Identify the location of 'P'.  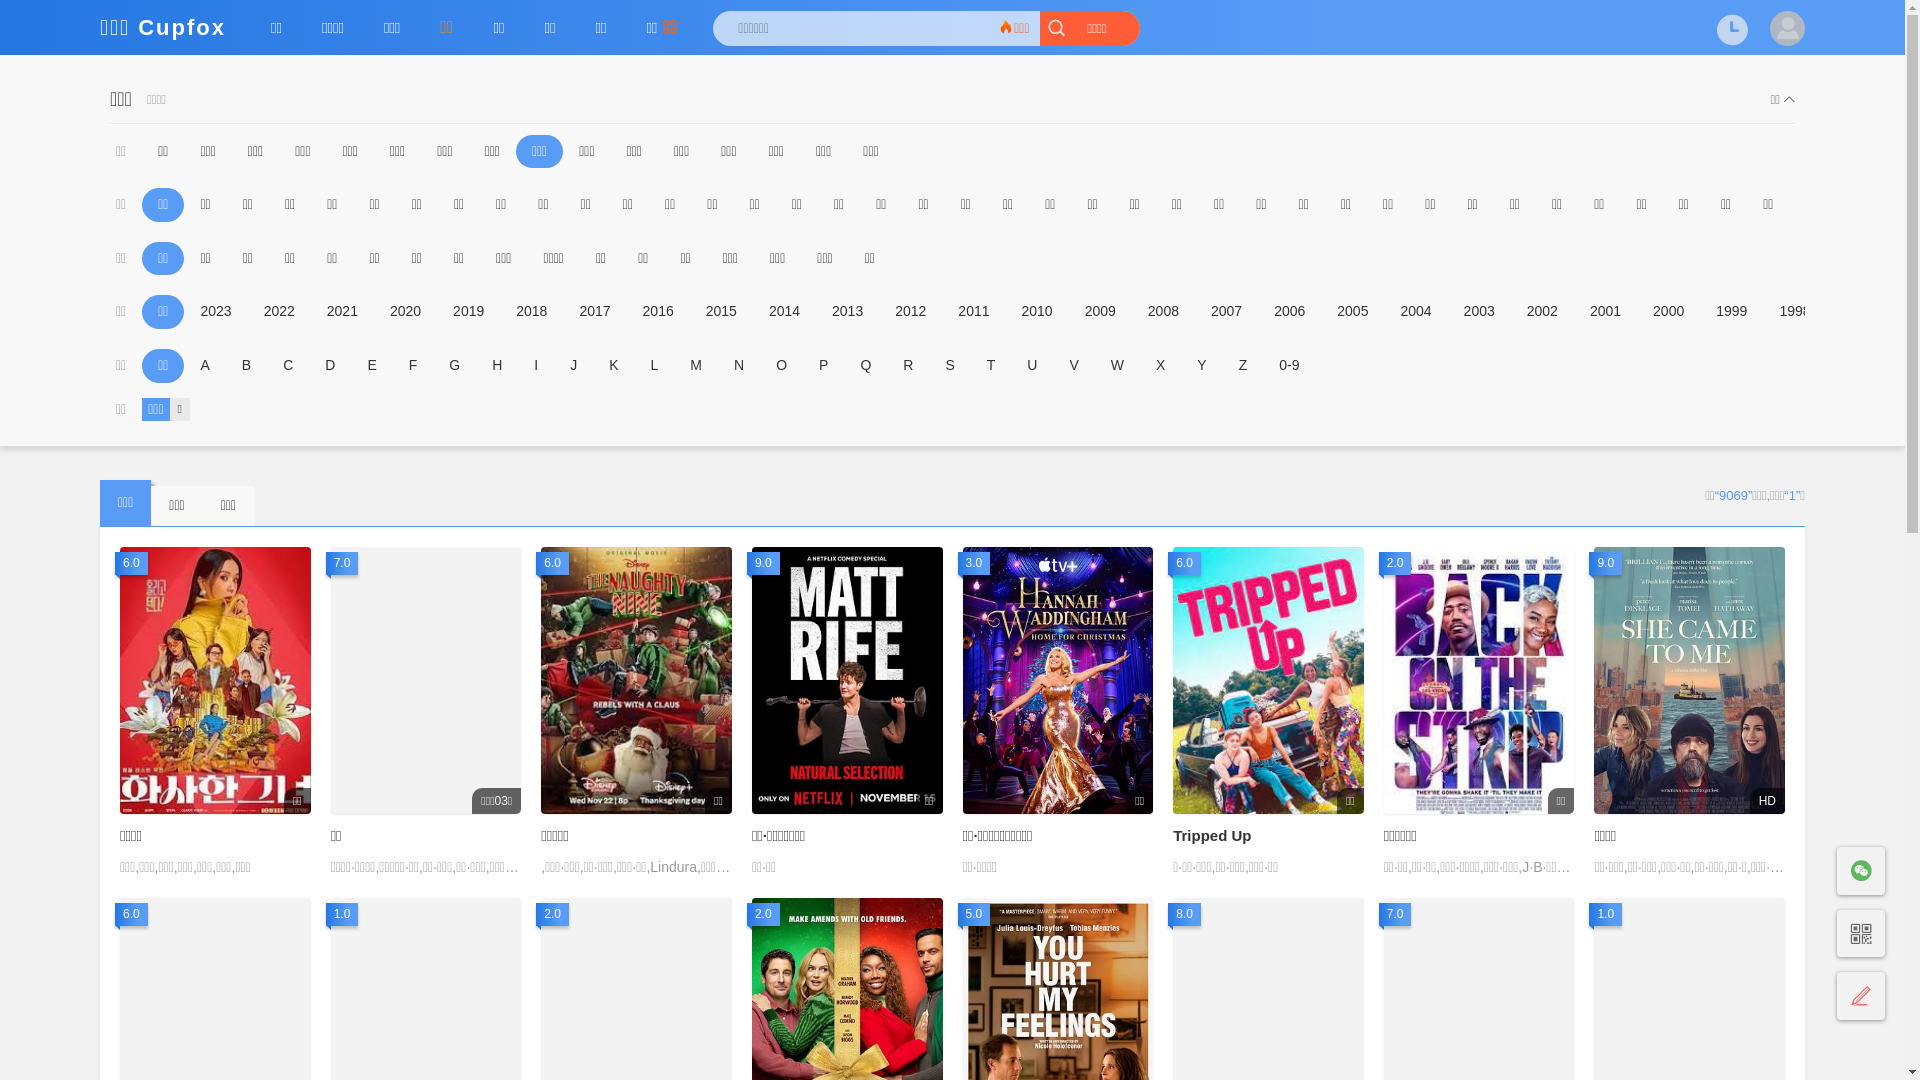
(823, 366).